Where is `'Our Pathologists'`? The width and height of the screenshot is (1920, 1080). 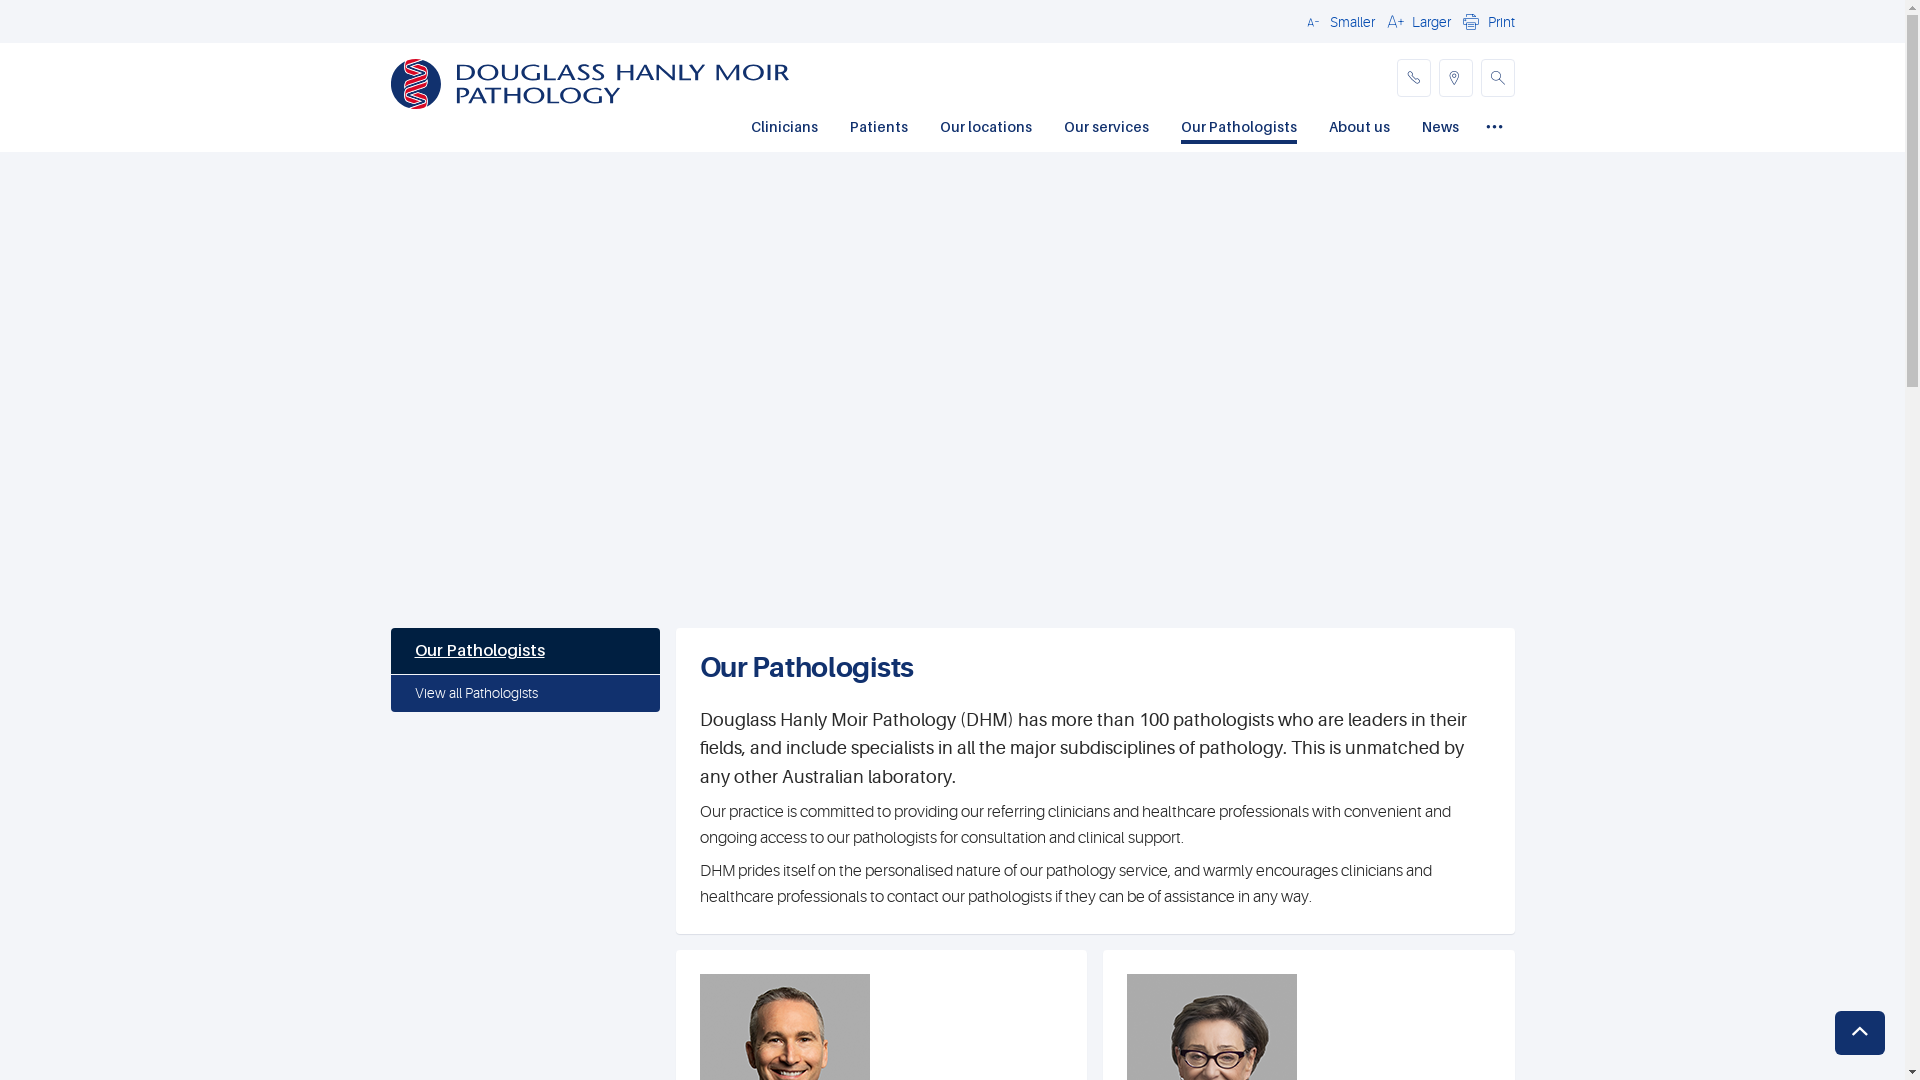
'Our Pathologists' is located at coordinates (524, 651).